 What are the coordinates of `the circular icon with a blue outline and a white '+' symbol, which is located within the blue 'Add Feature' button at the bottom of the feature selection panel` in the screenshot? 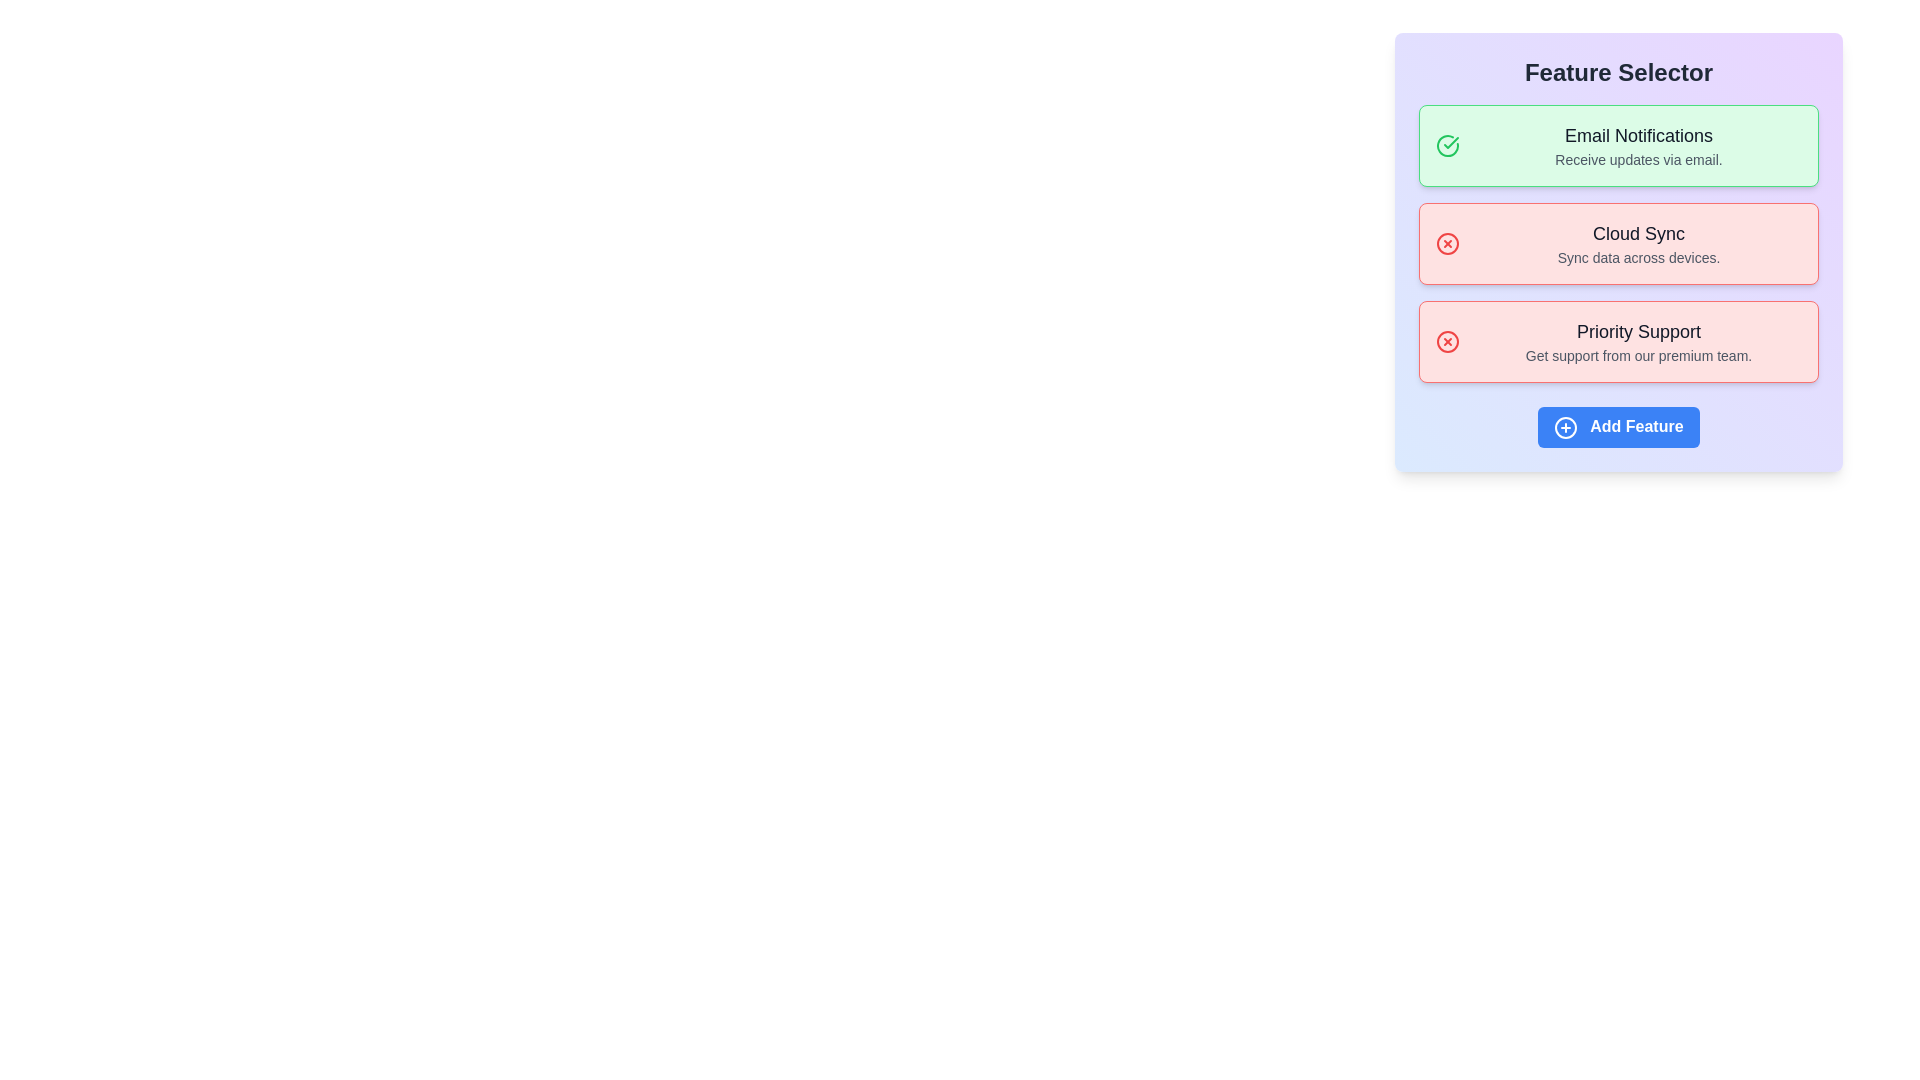 It's located at (1565, 426).